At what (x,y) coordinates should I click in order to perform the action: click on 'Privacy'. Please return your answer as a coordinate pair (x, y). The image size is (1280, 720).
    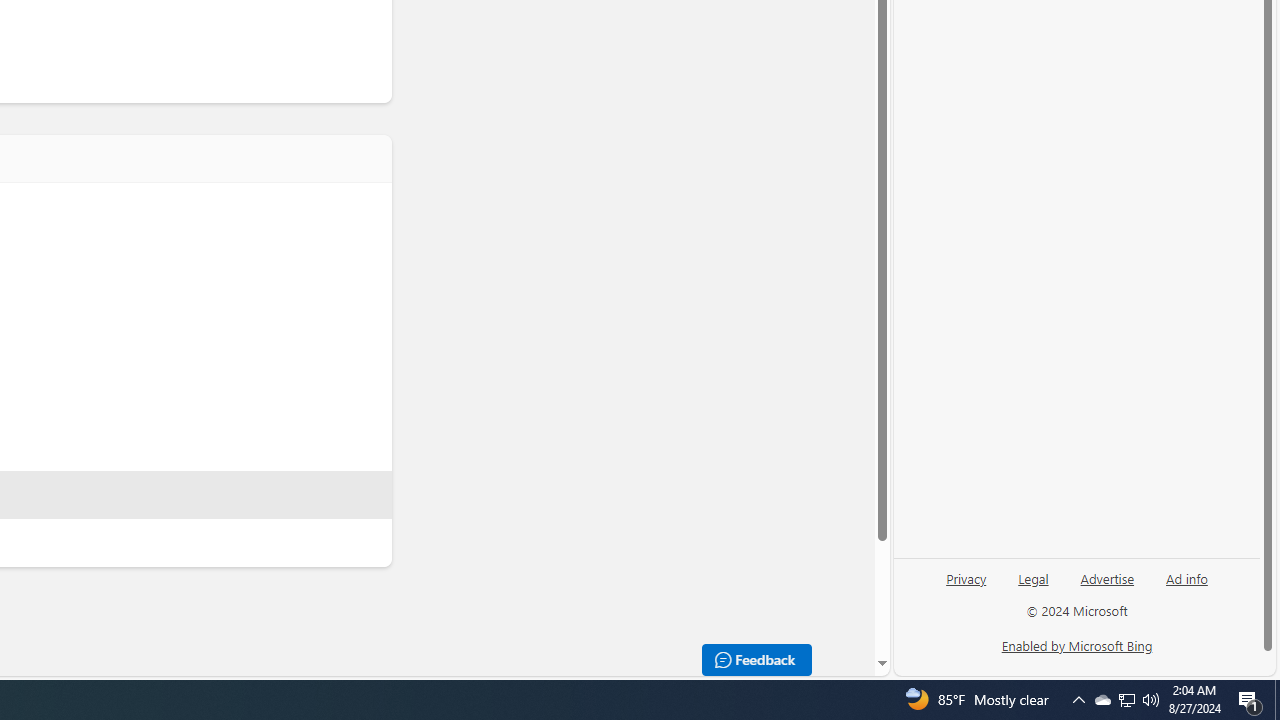
    Looking at the image, I should click on (966, 577).